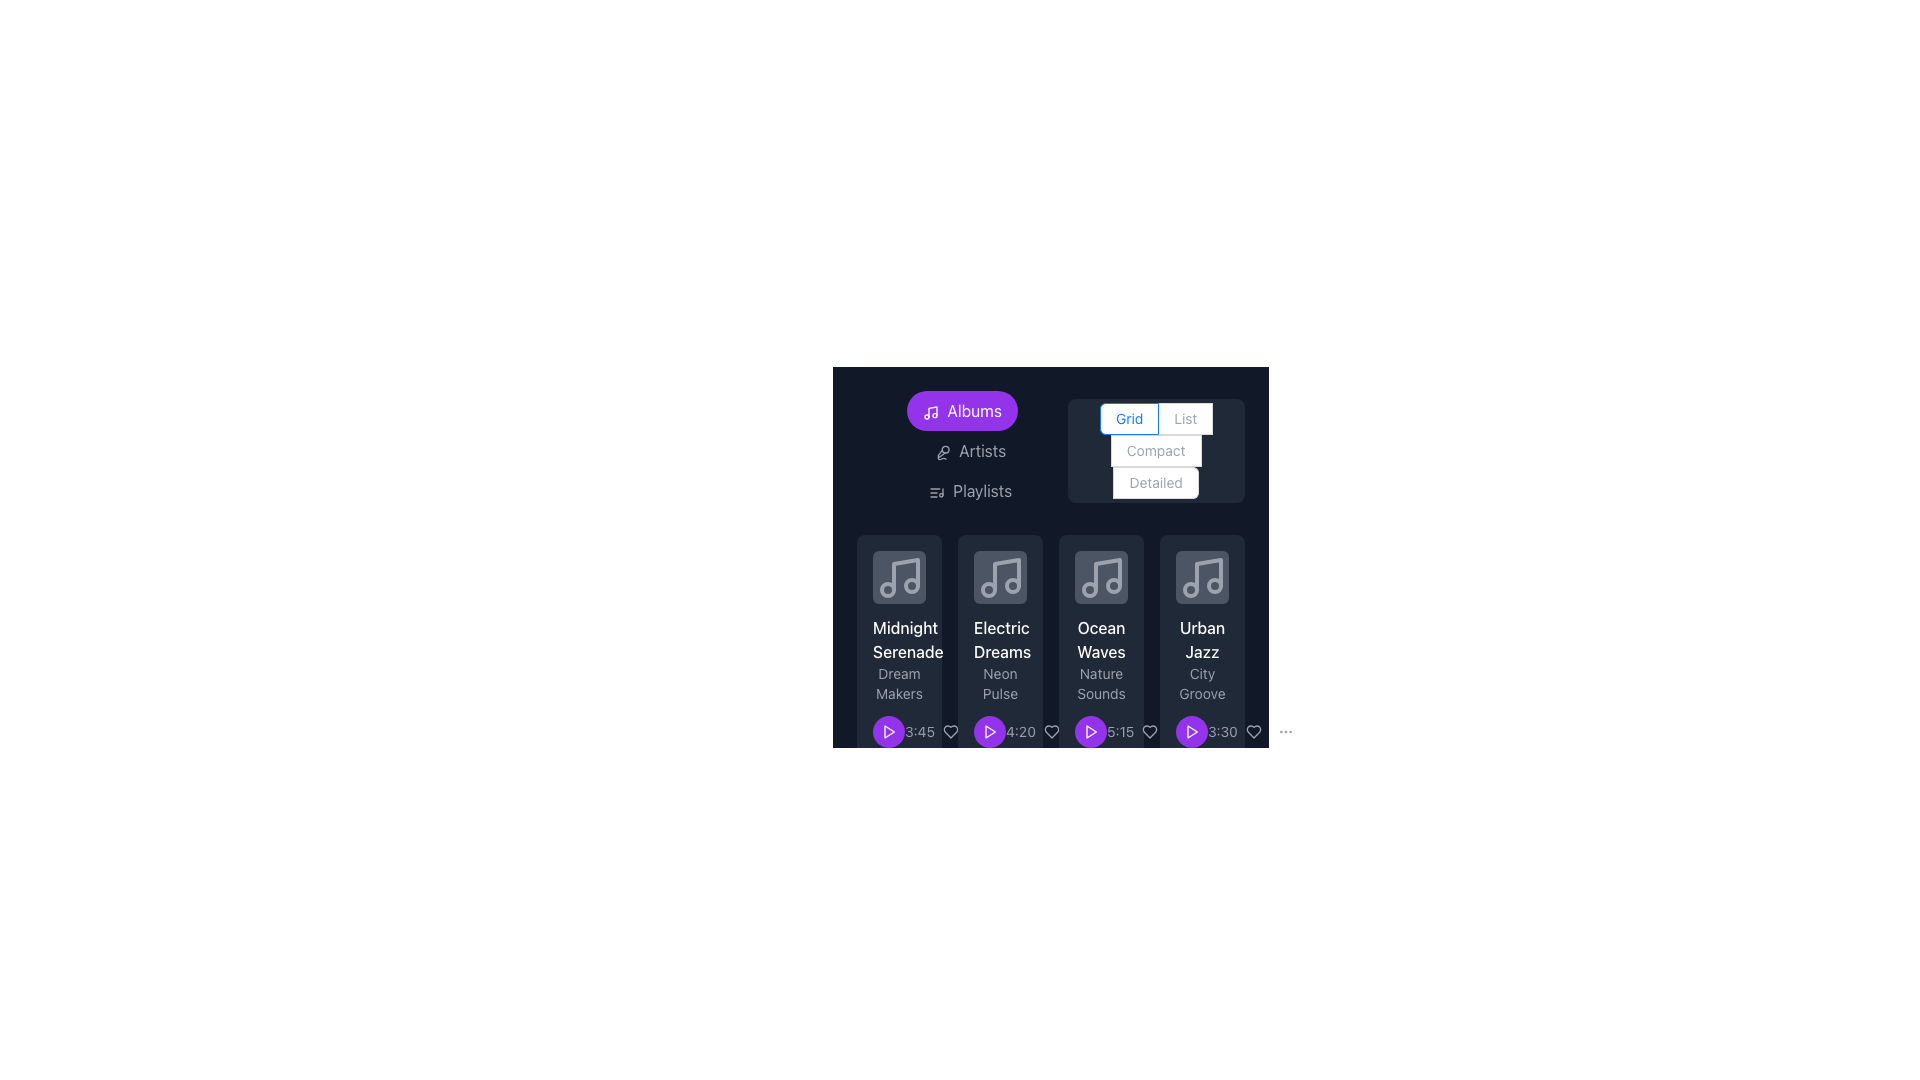 This screenshot has height=1080, width=1920. I want to click on the SVG icon representing a musical note located in the first album card titled 'Midnight Serenade' in the top-left corner of the visible album list, so click(898, 577).